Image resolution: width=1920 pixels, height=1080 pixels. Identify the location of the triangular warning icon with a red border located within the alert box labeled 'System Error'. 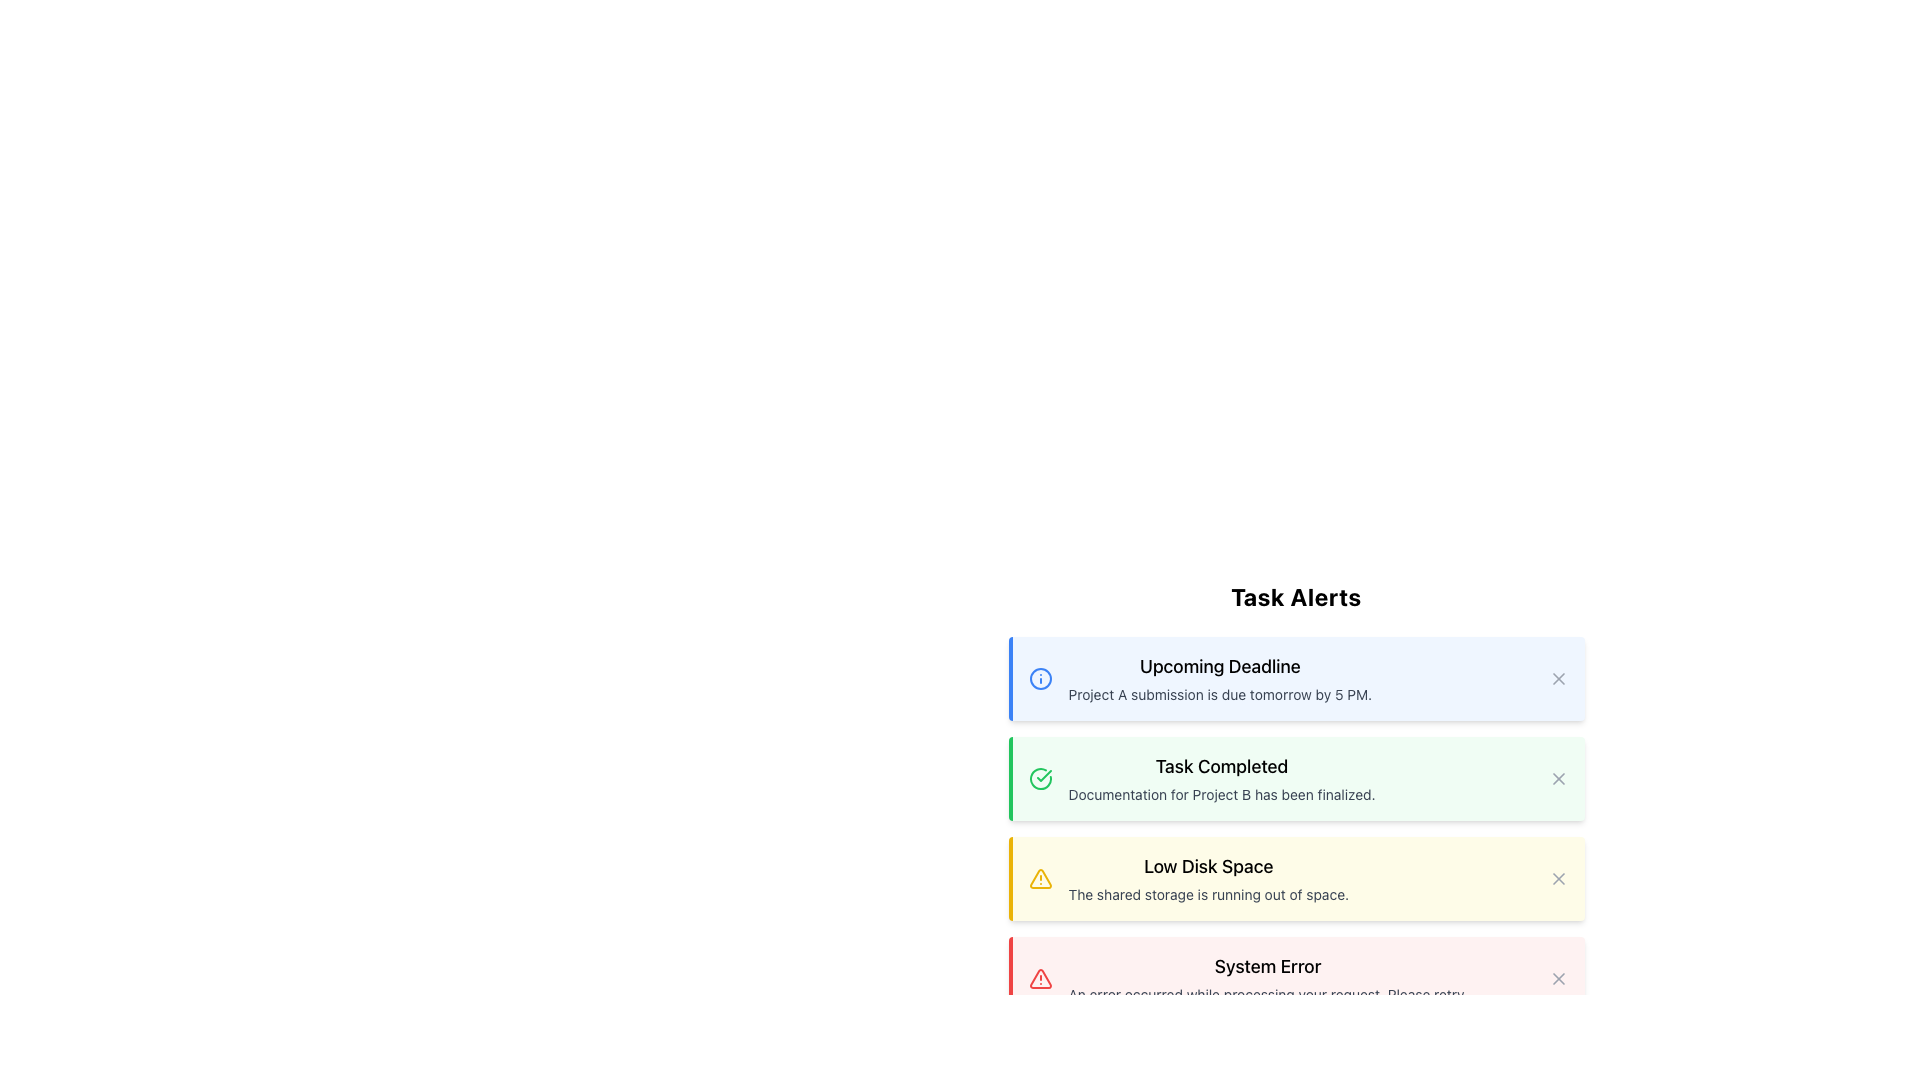
(1040, 978).